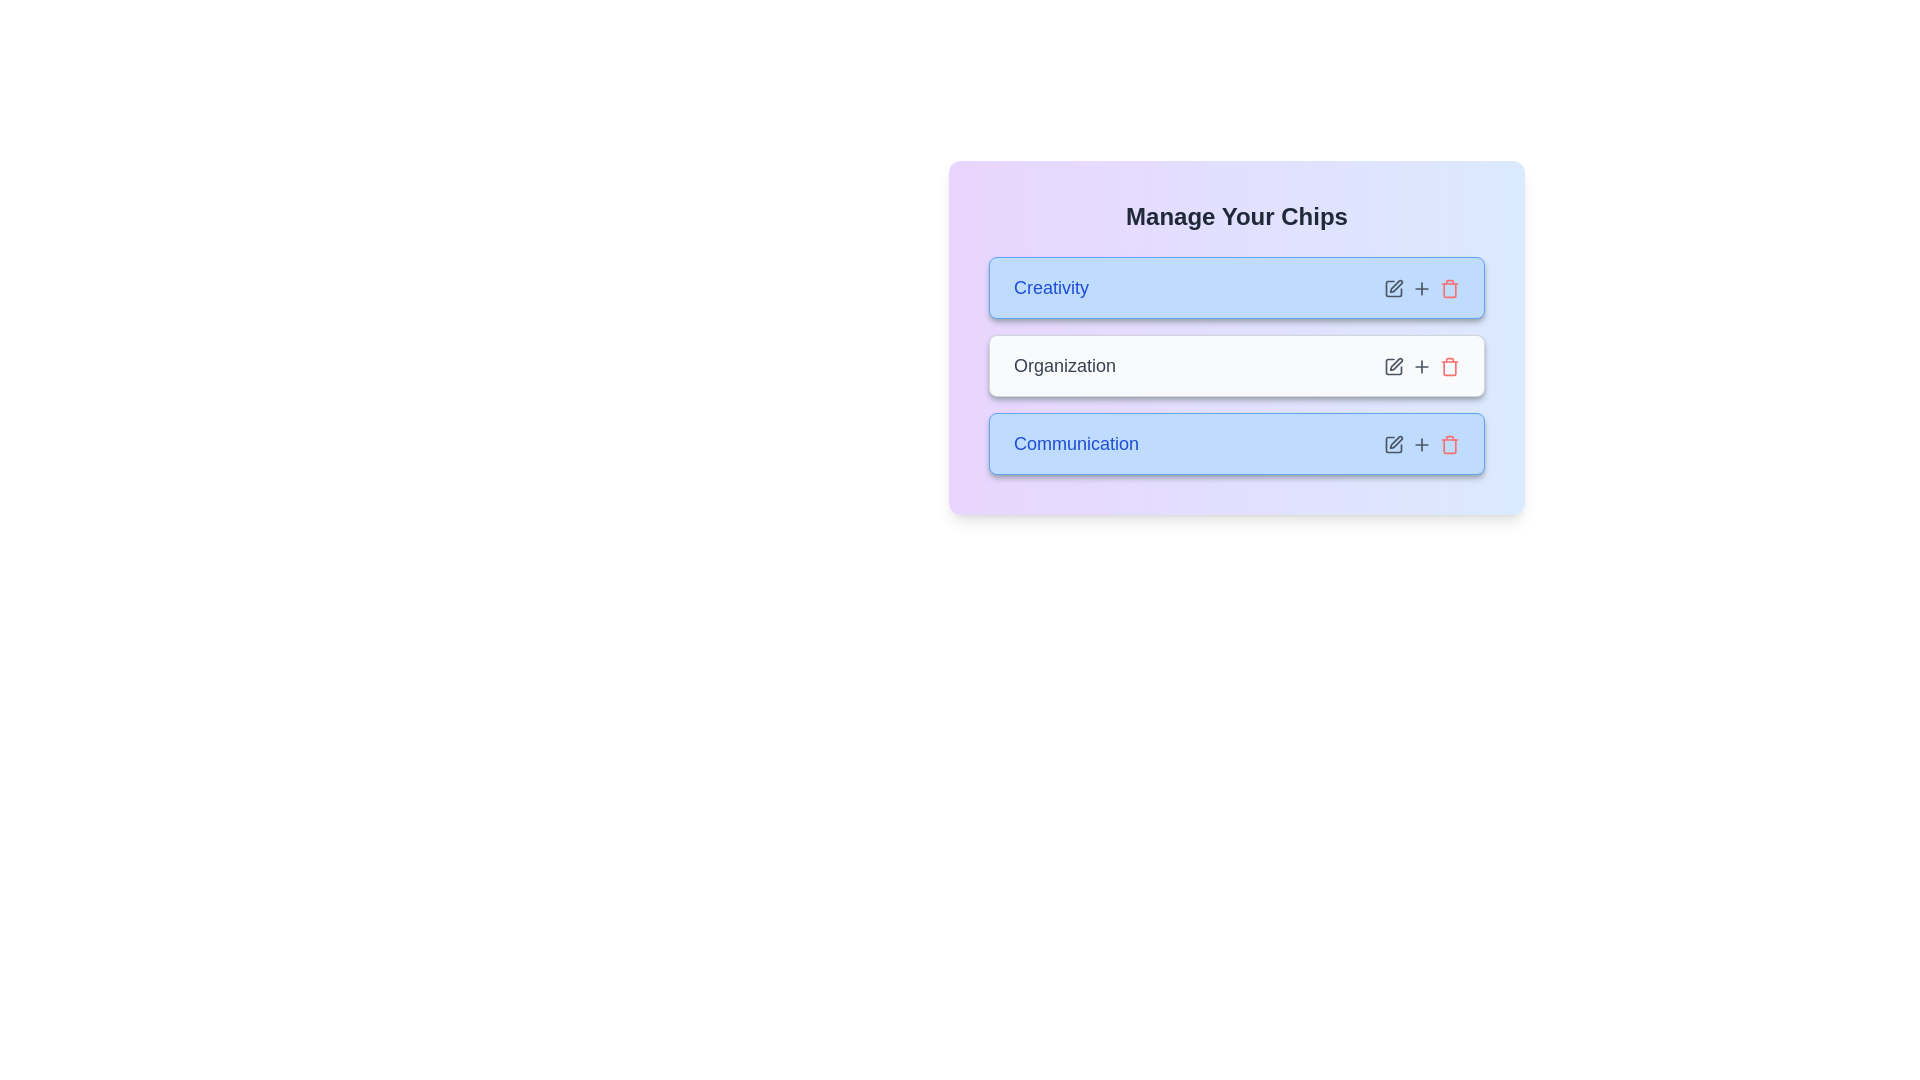 This screenshot has width=1920, height=1080. What do you see at coordinates (1236, 442) in the screenshot?
I see `the chip item labeled 'Communication' to observe visual feedback` at bounding box center [1236, 442].